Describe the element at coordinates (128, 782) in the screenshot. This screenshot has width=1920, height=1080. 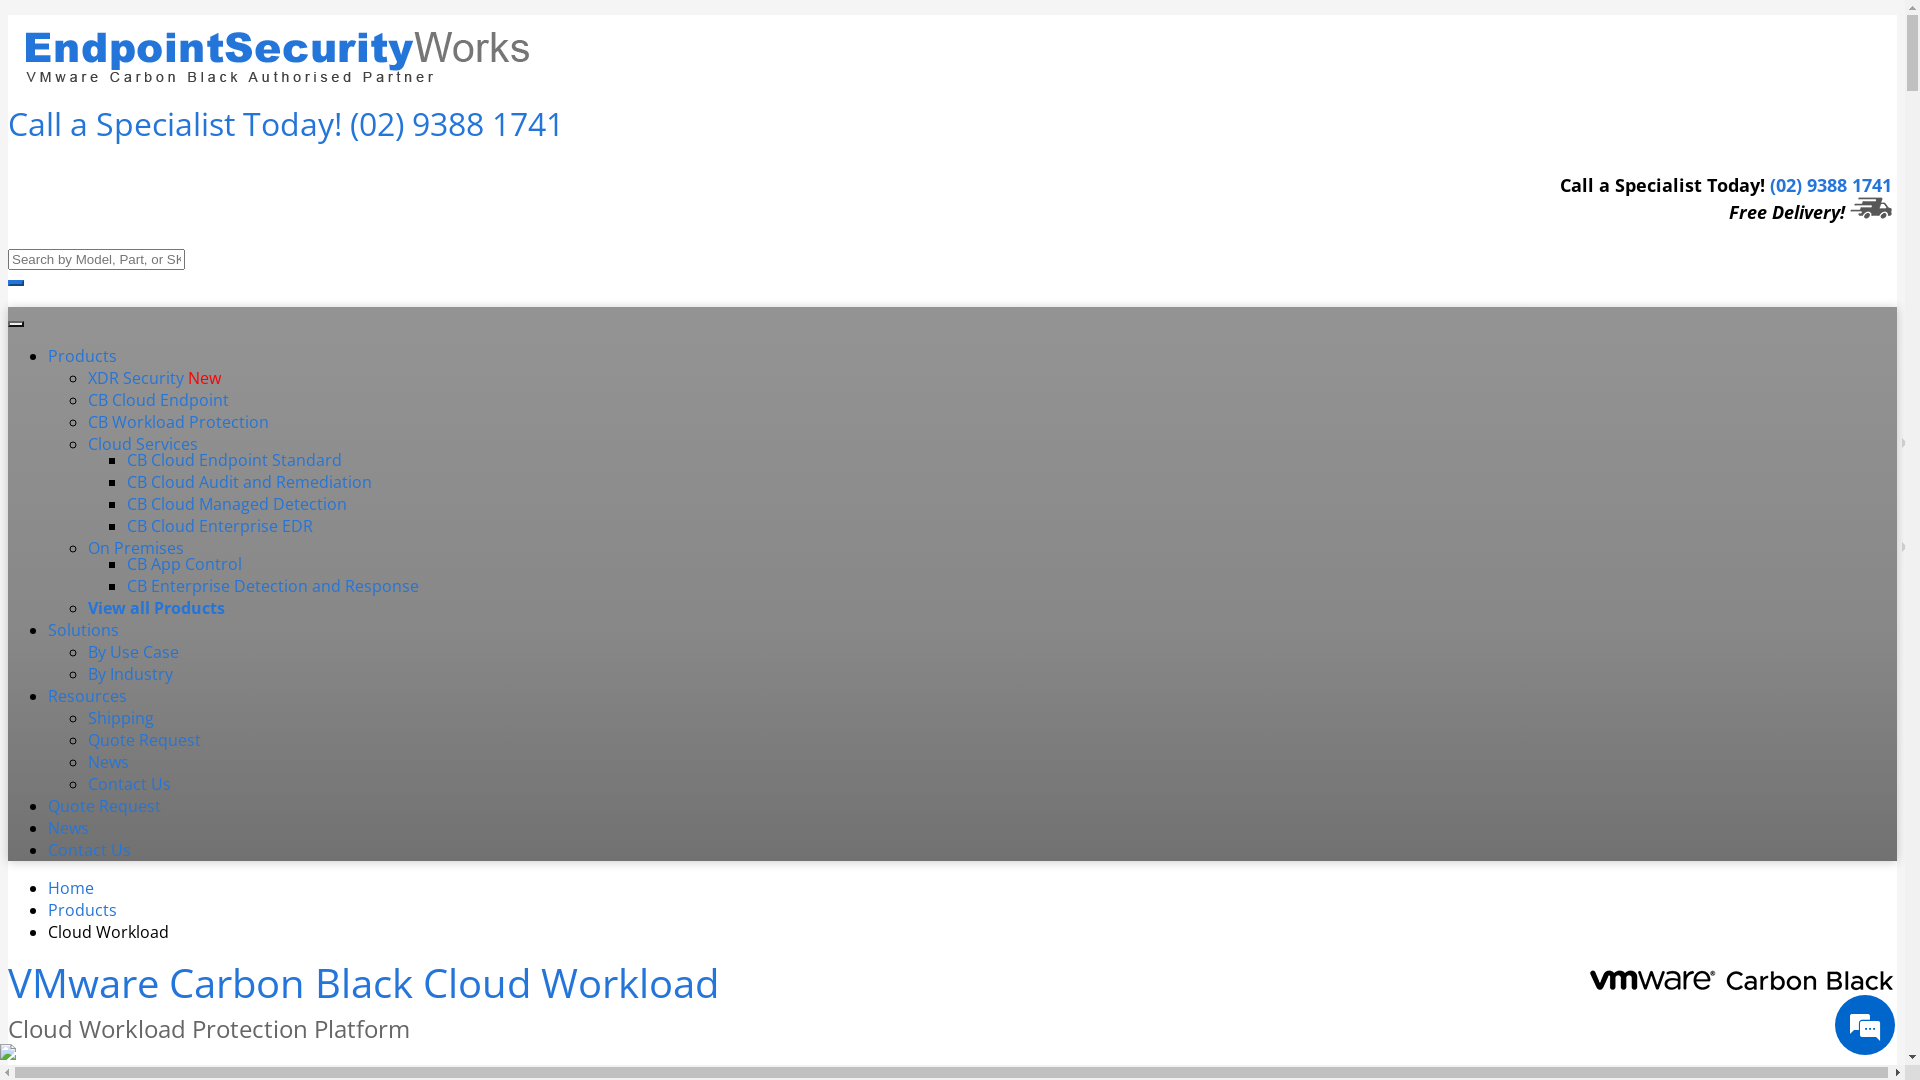
I see `'Contact Us'` at that location.